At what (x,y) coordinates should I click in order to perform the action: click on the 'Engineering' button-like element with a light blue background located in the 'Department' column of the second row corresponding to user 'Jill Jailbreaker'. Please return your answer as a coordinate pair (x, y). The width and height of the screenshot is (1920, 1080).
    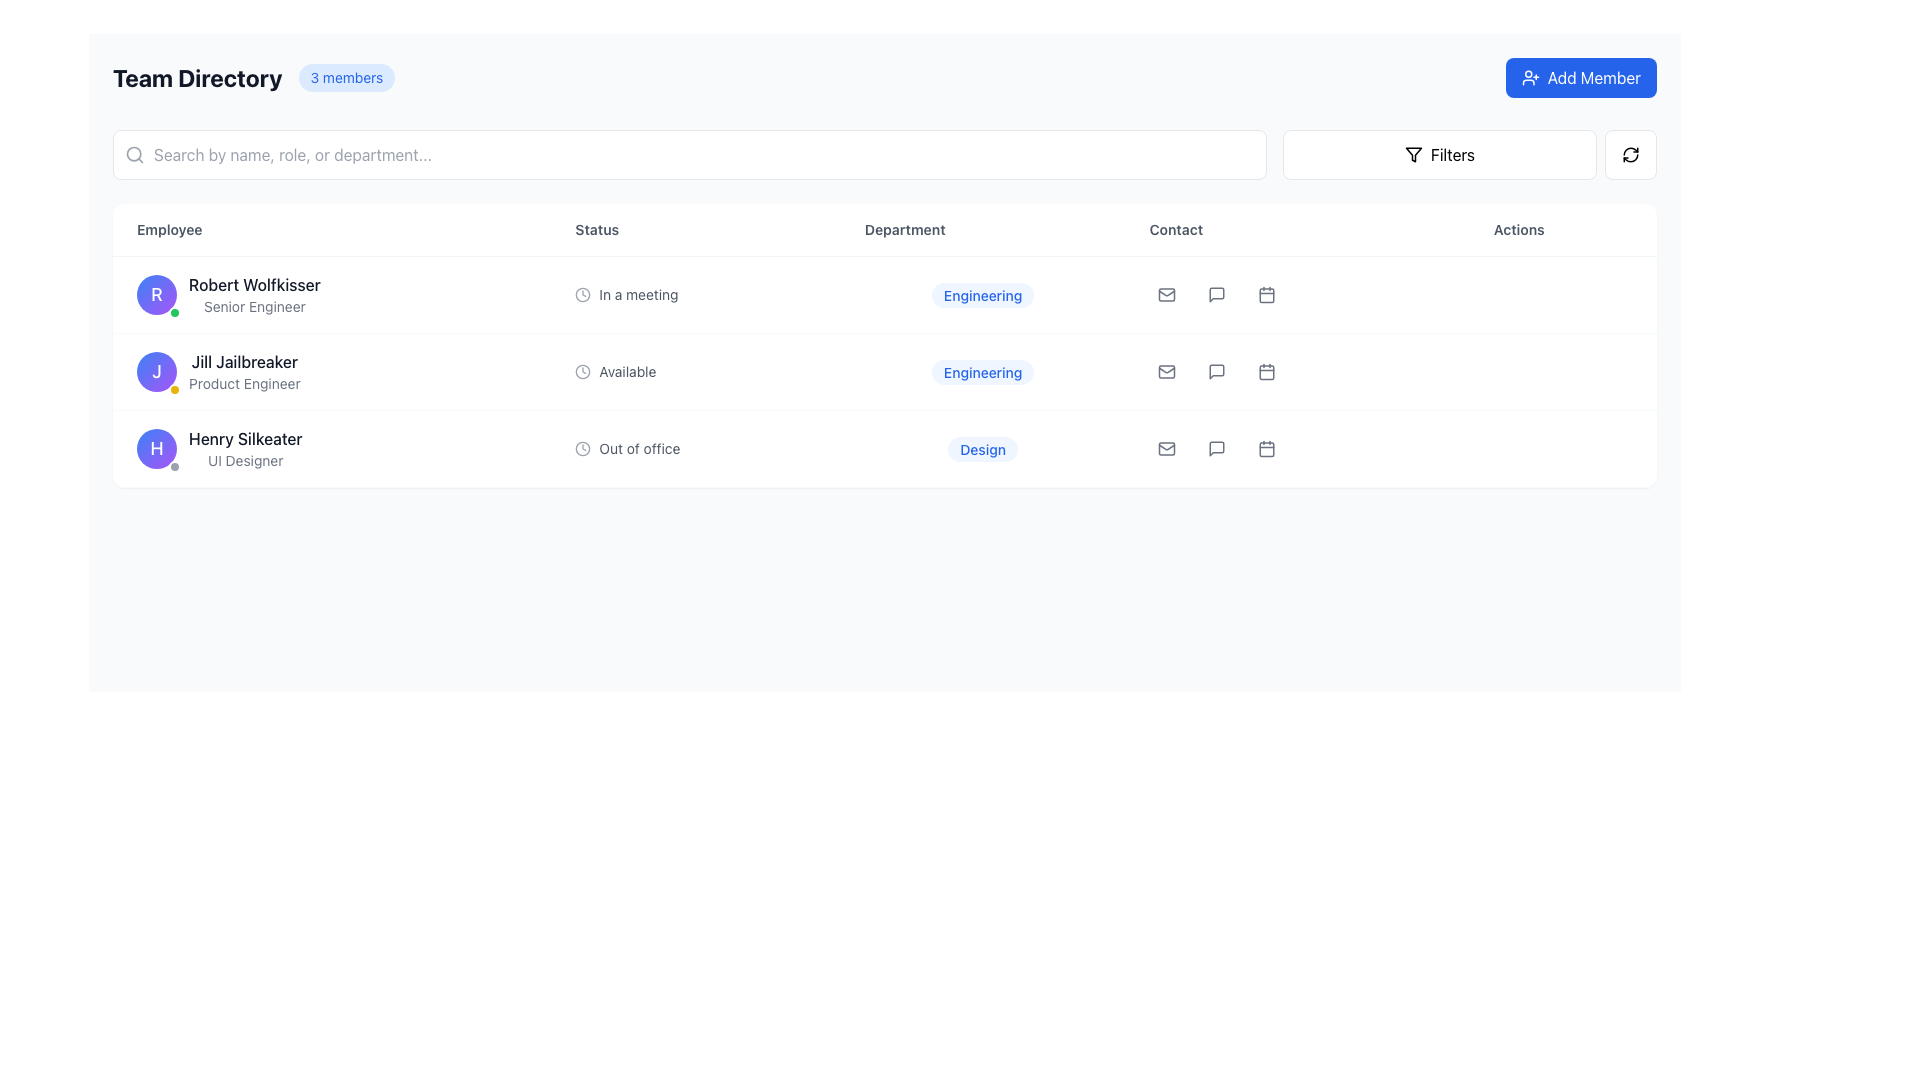
    Looking at the image, I should click on (983, 371).